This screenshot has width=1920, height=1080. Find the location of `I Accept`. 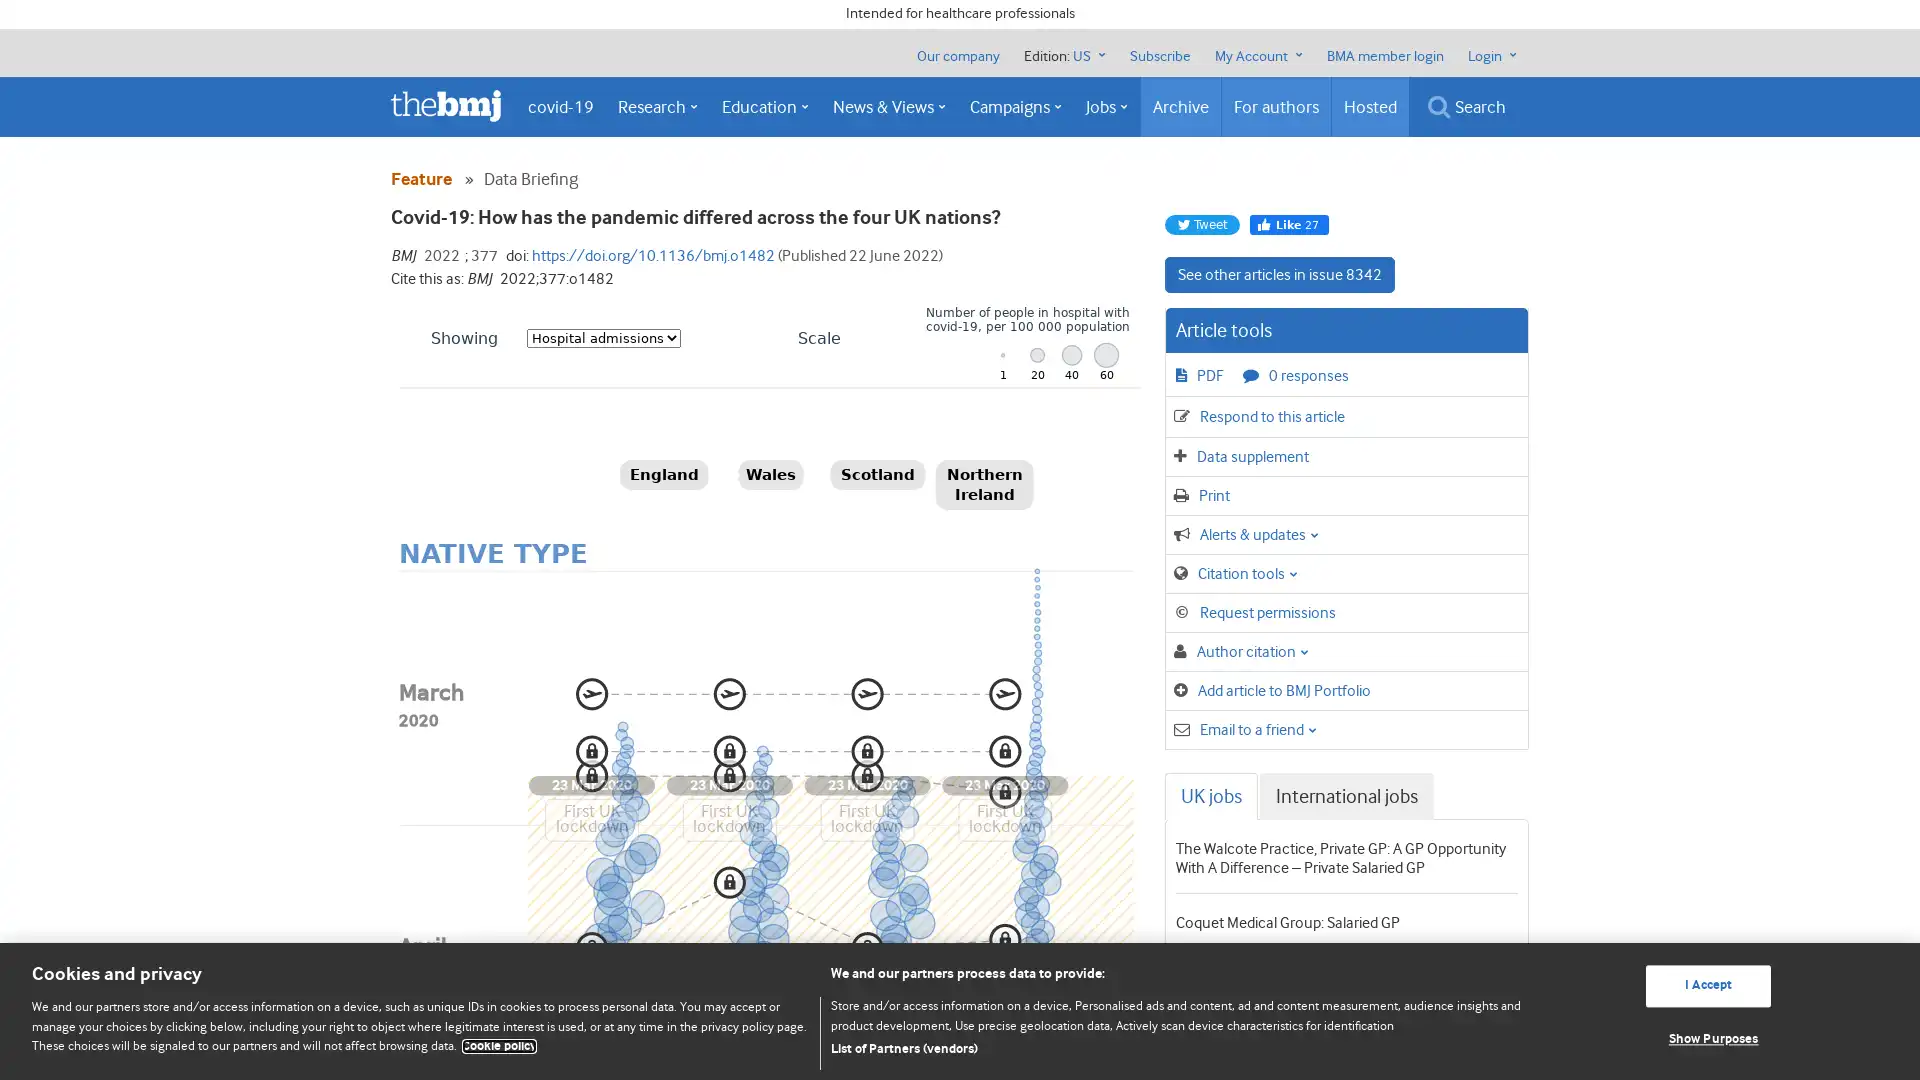

I Accept is located at coordinates (1707, 985).